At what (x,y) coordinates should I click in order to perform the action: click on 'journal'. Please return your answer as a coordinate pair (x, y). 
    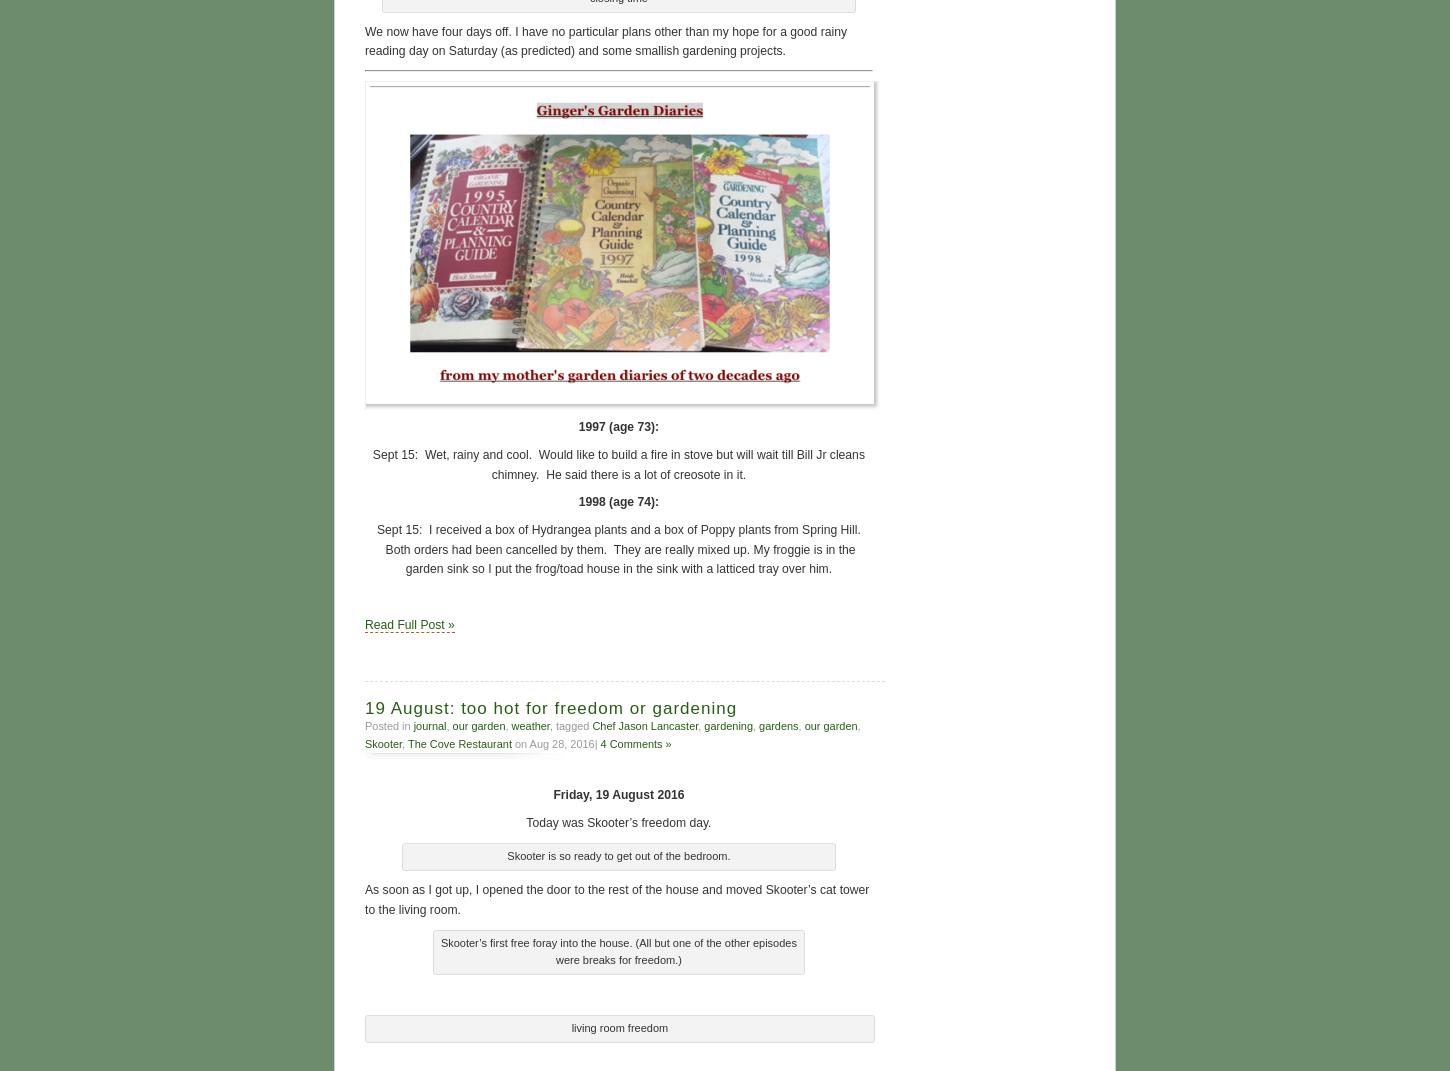
    Looking at the image, I should click on (428, 723).